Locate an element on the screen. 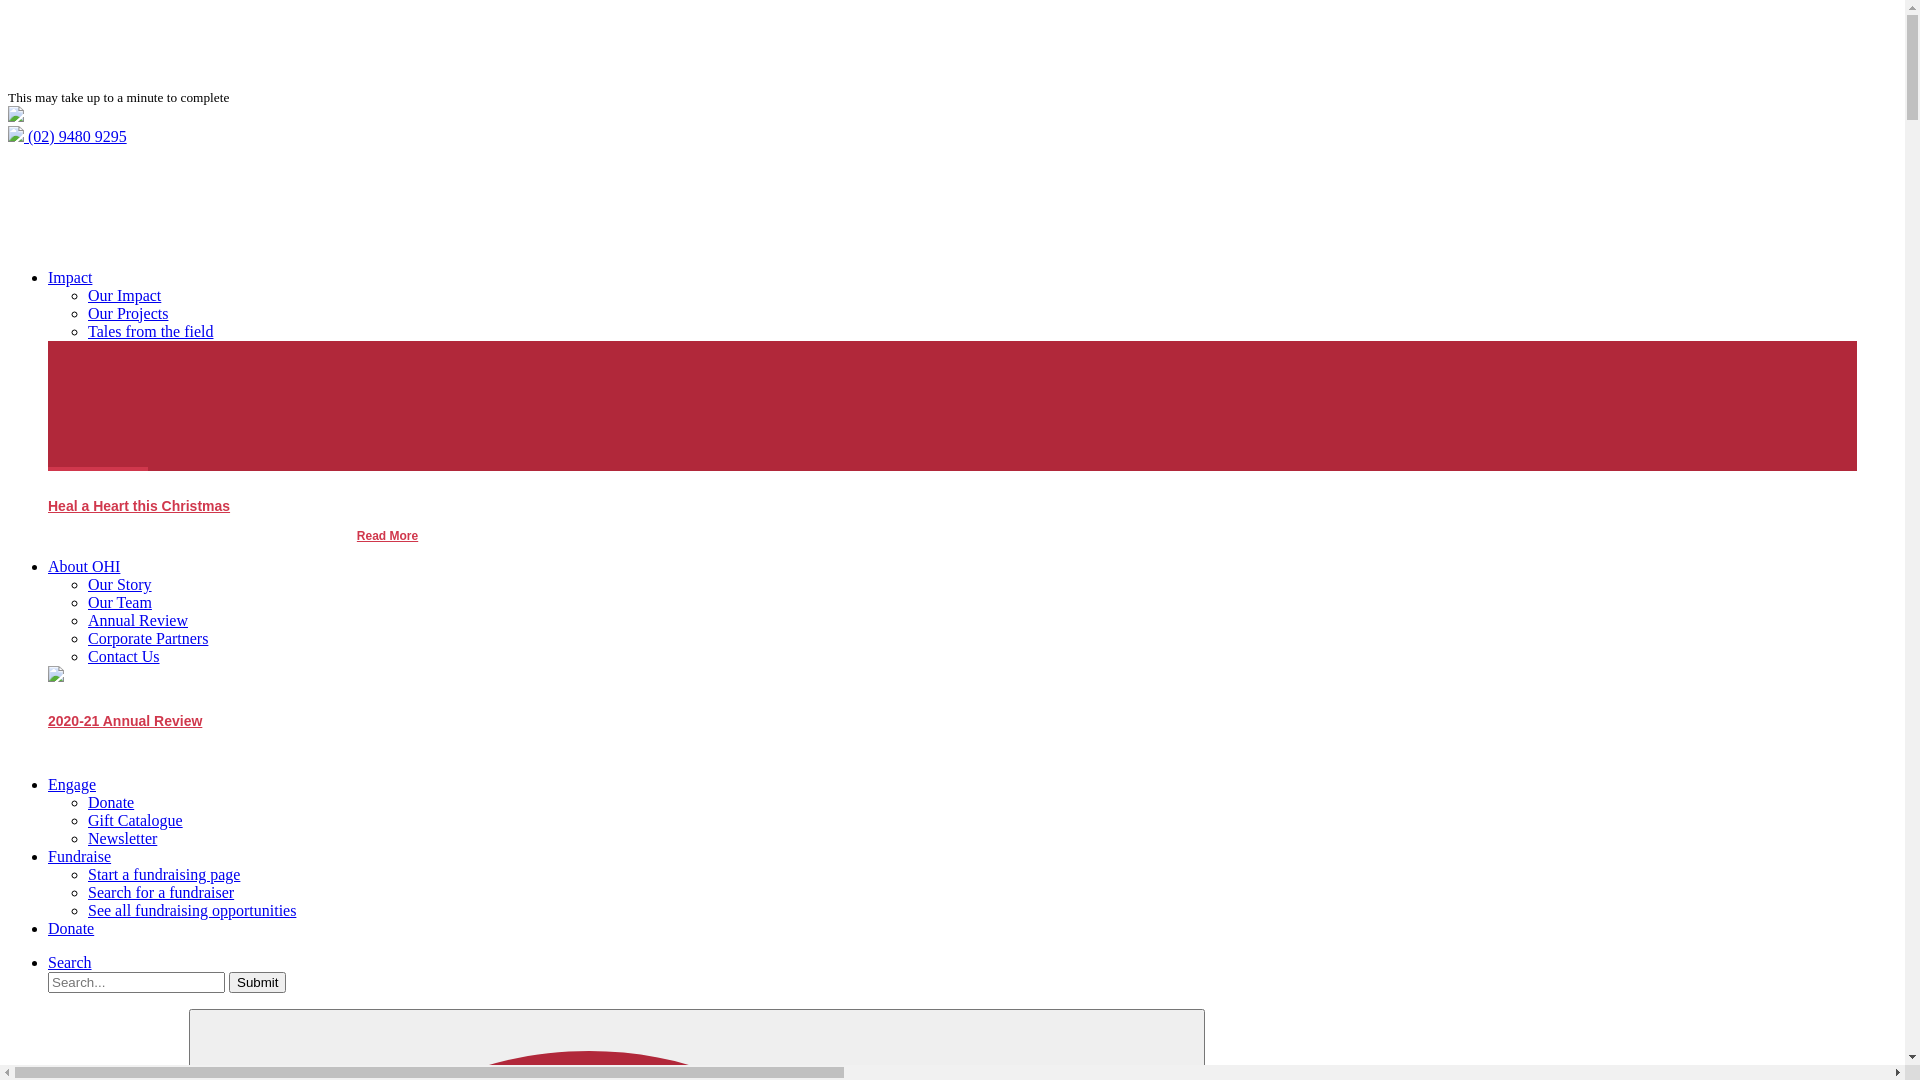 This screenshot has height=1080, width=1920. '2020-21 Annual Review' is located at coordinates (48, 725).